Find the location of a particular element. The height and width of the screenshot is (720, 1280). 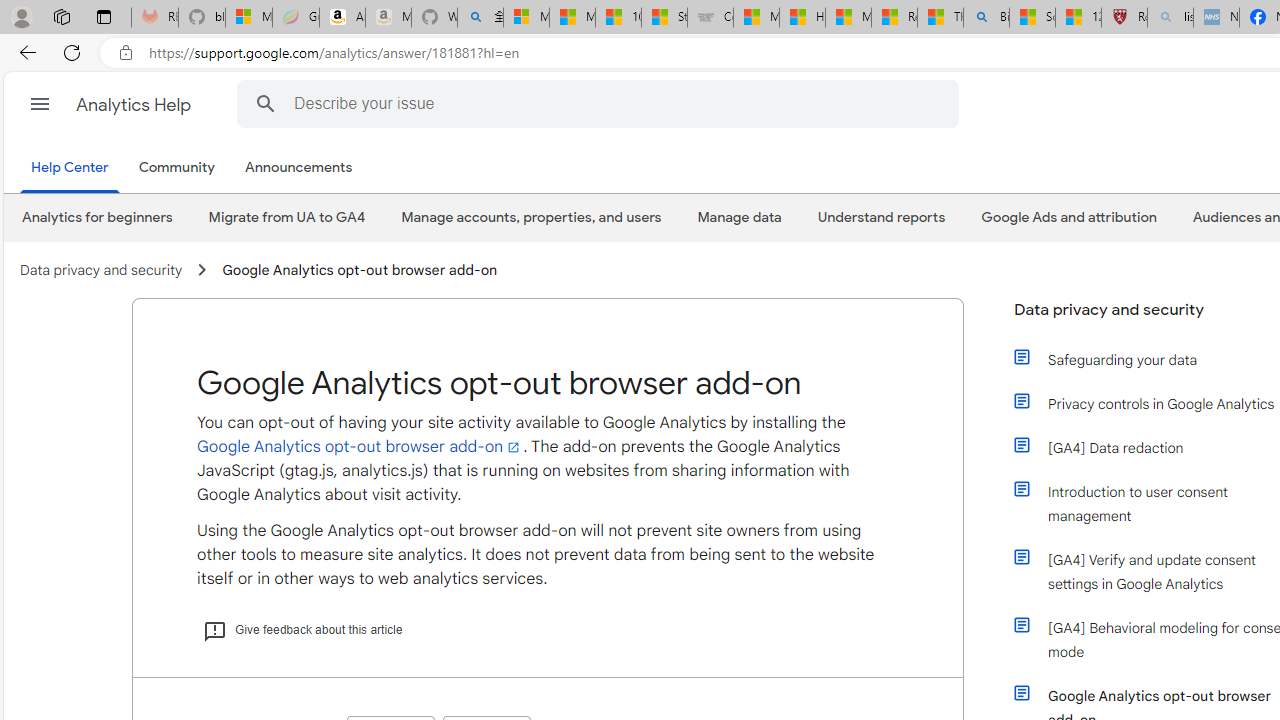

'Migrate from UA to GA4' is located at coordinates (286, 217).